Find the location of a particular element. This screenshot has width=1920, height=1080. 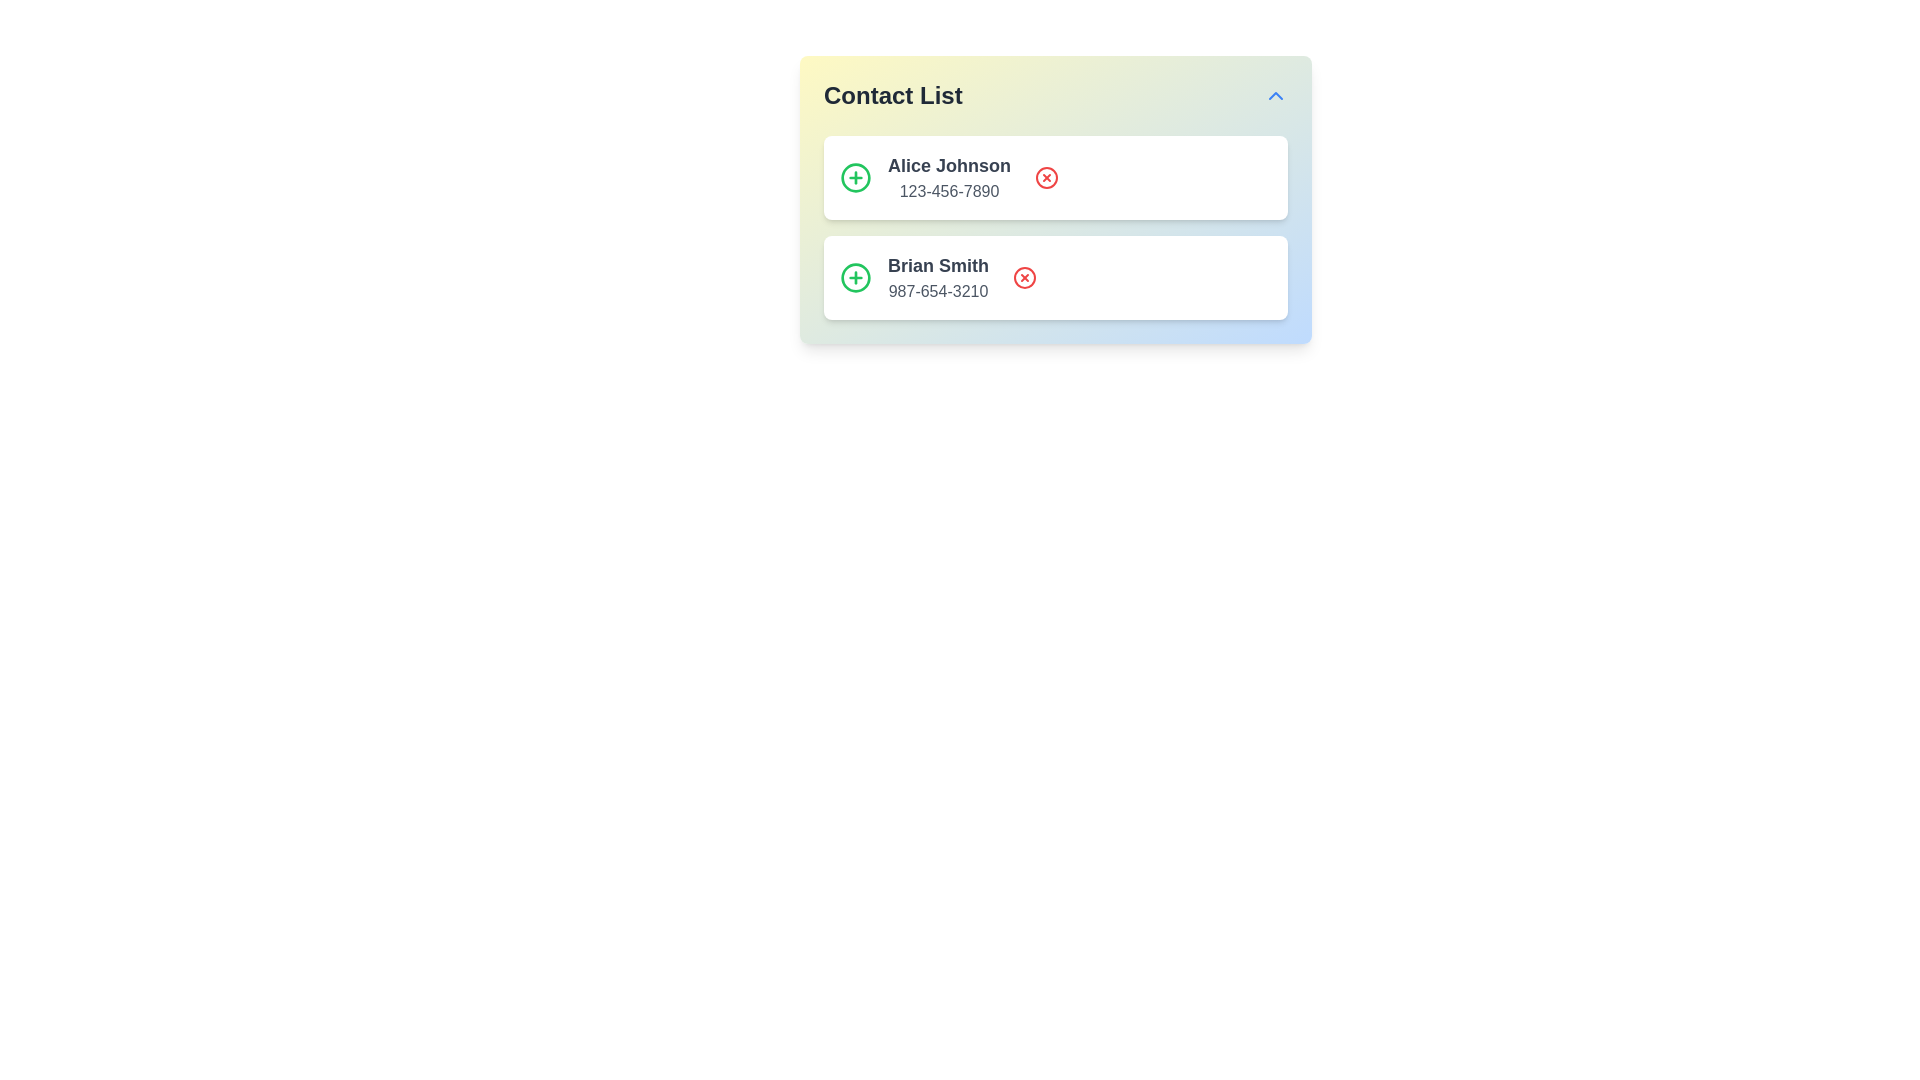

the circular icon button with a green plus symbol located to the left of the contact entry for 'Alice Johnson' is located at coordinates (855, 176).